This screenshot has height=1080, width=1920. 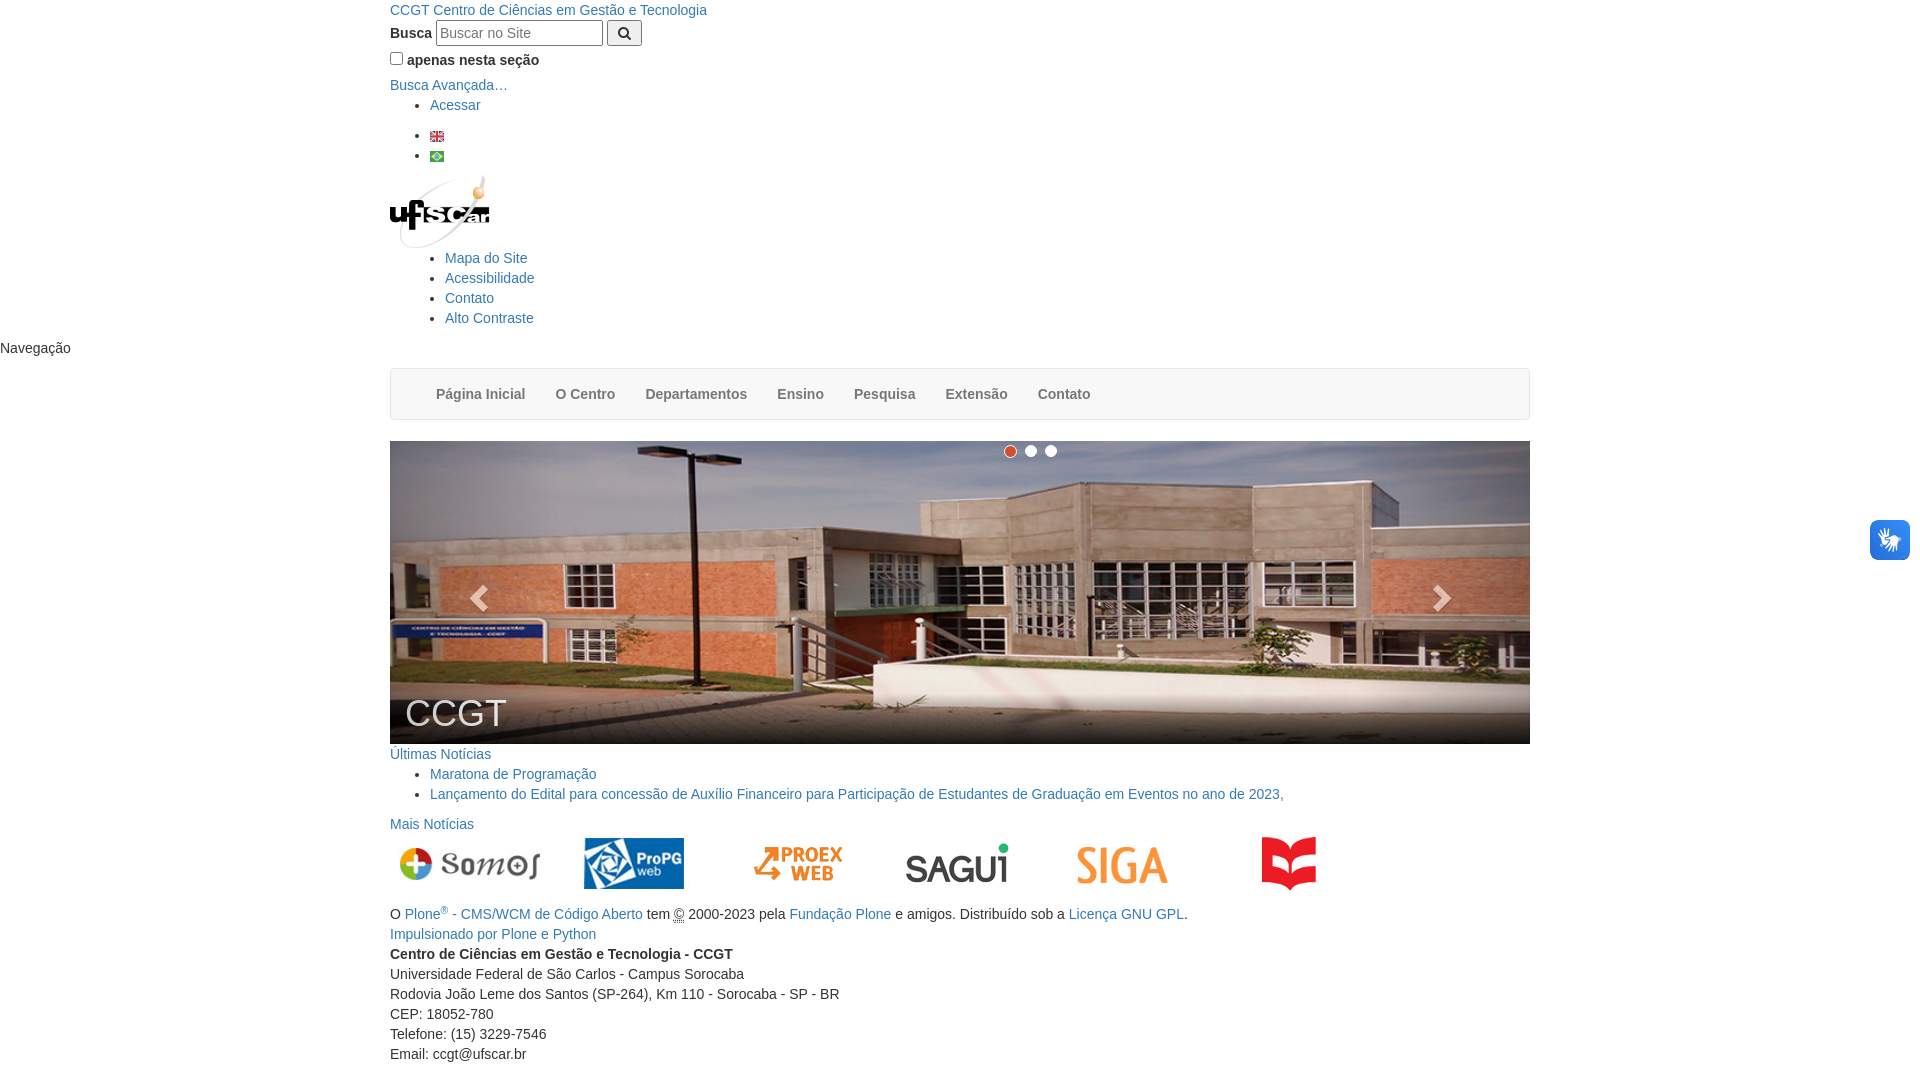 I want to click on 'Alto Contraste', so click(x=489, y=316).